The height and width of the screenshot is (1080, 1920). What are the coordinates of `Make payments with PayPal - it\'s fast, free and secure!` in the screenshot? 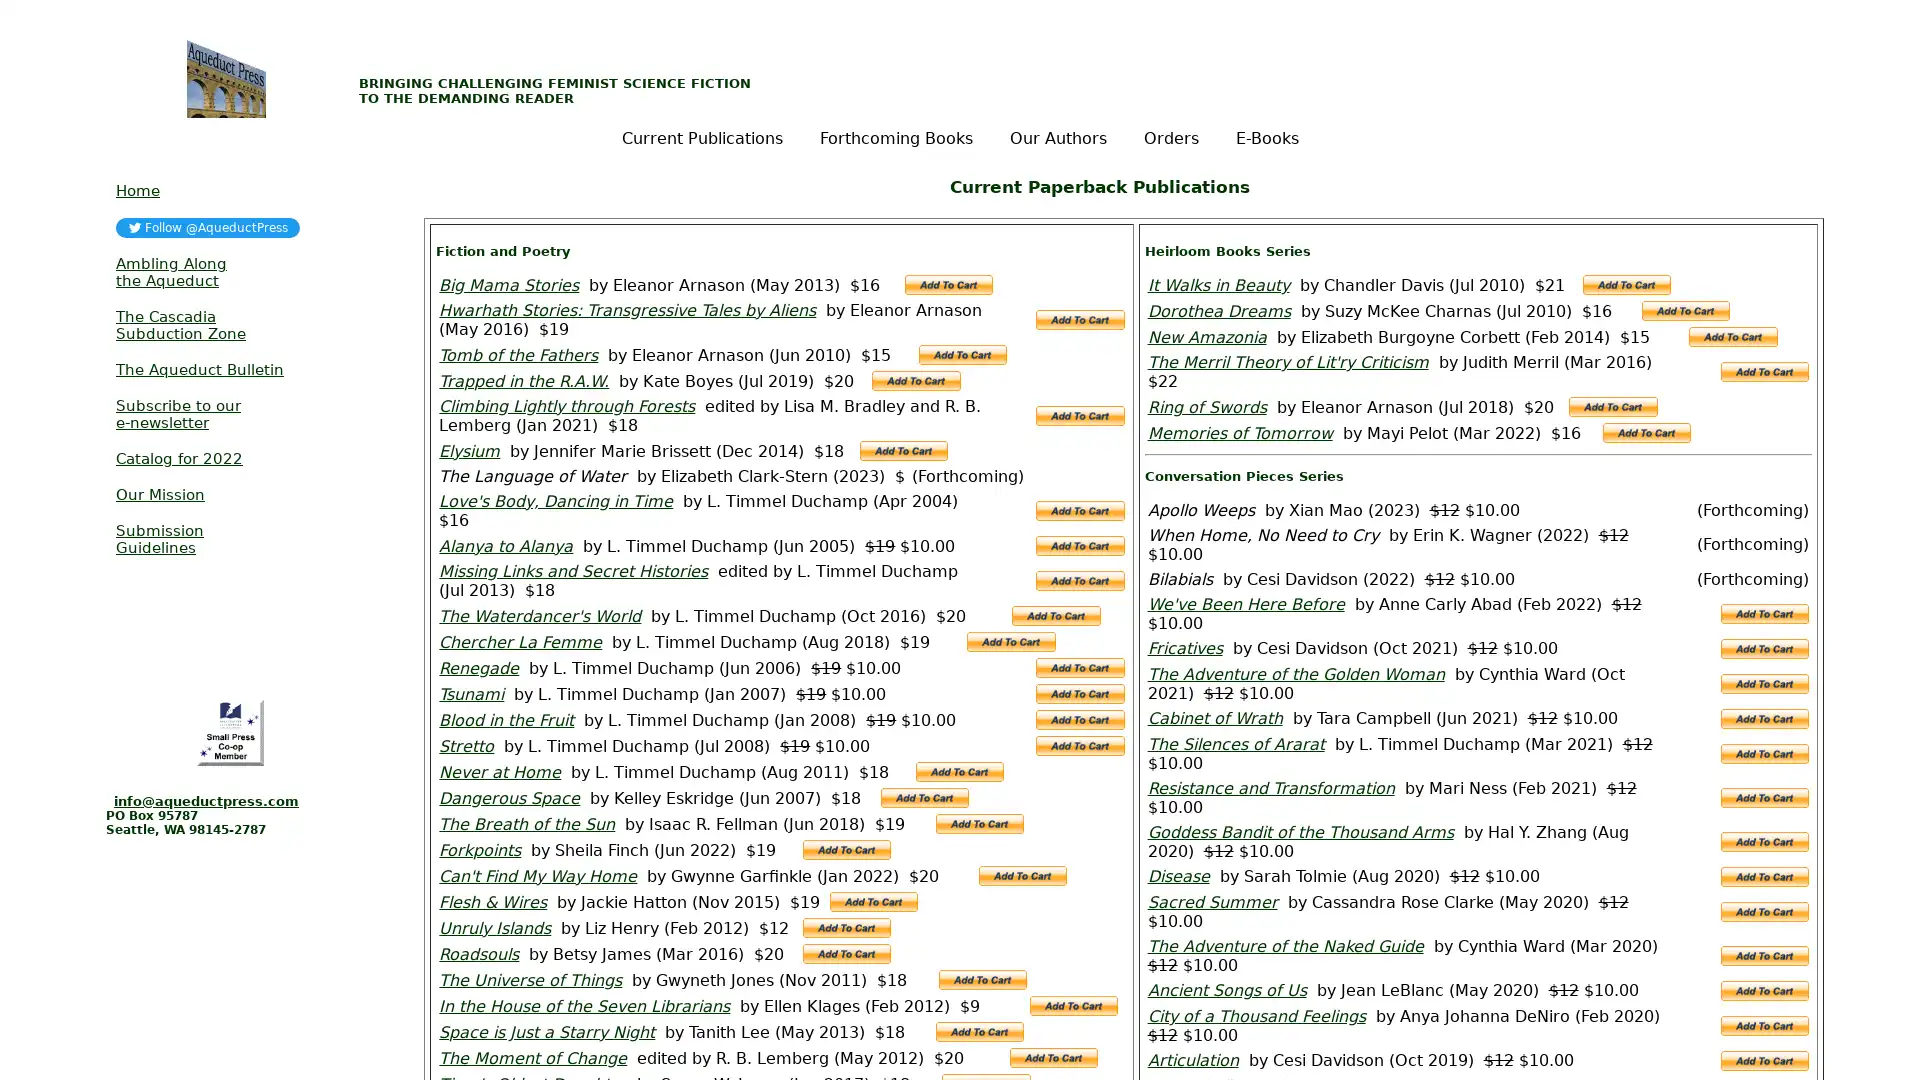 It's located at (979, 824).